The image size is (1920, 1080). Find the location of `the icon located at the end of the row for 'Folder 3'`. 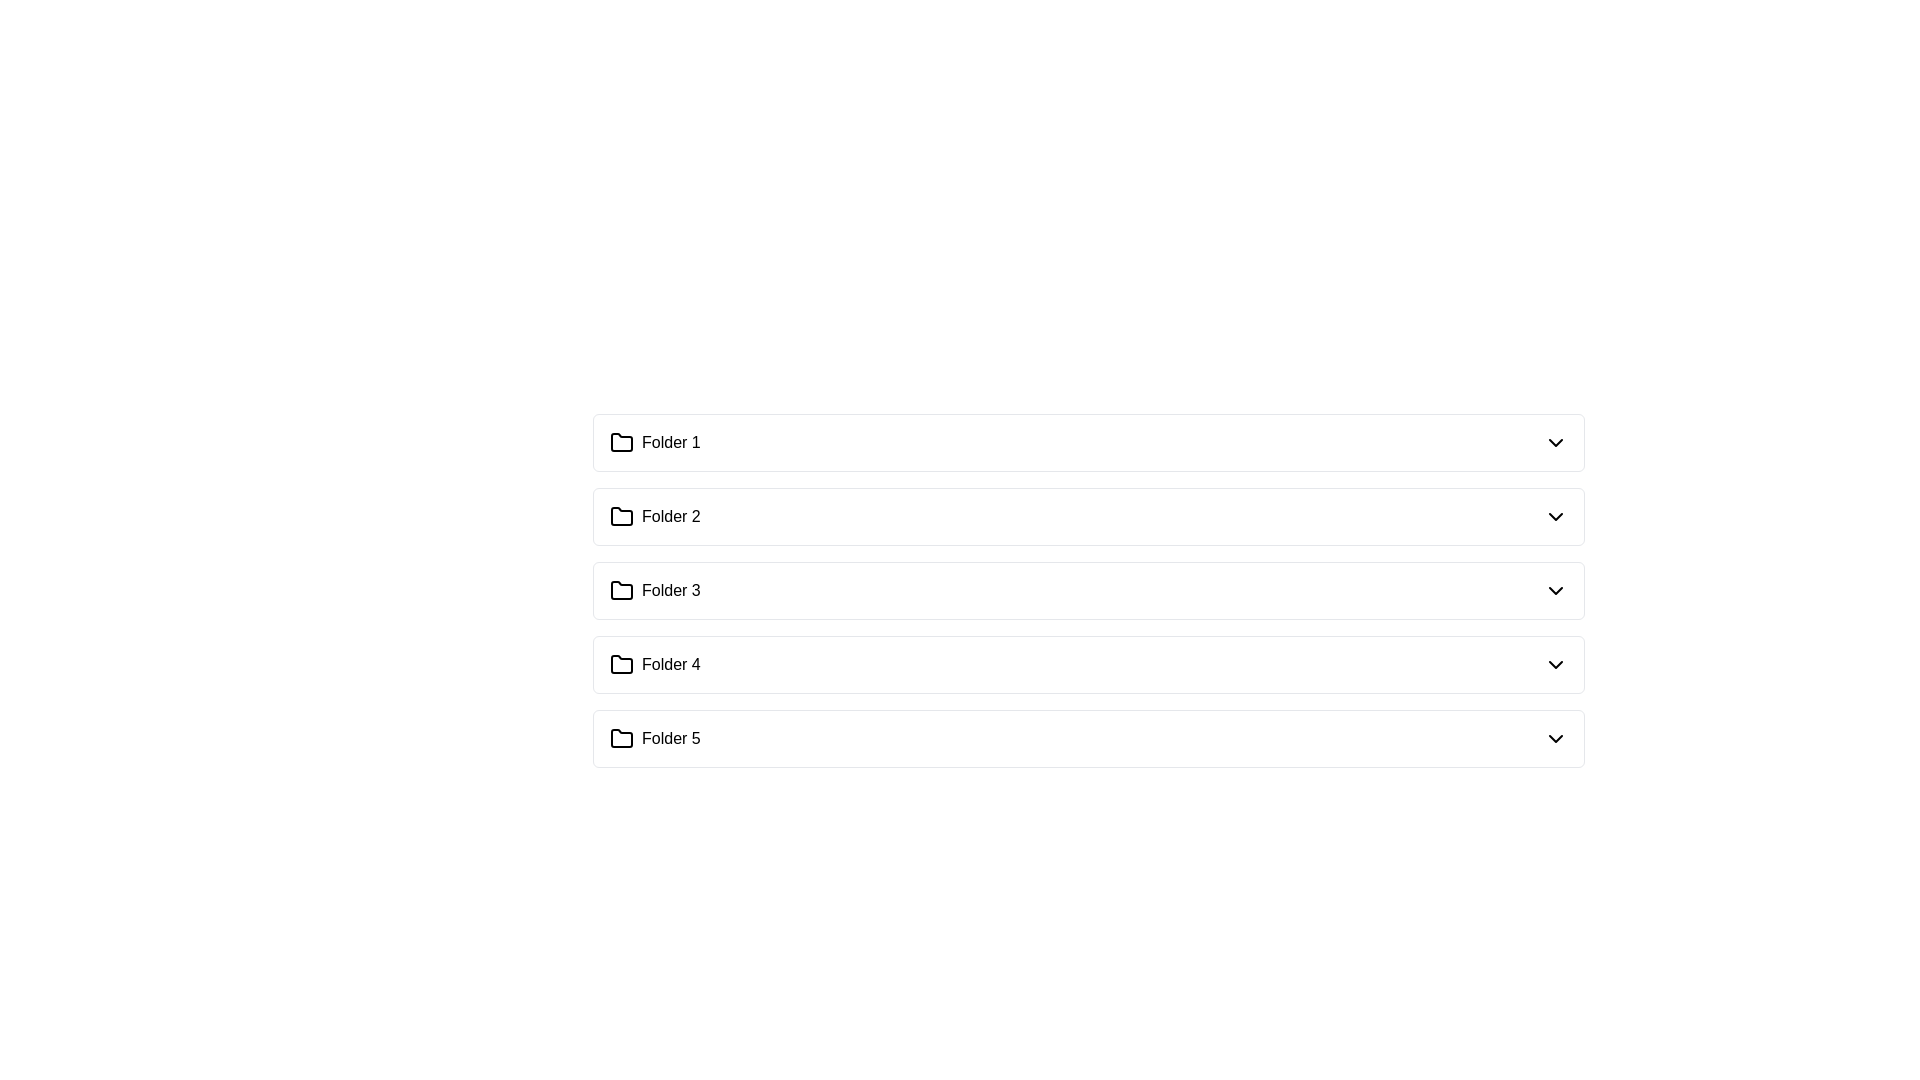

the icon located at the end of the row for 'Folder 3' is located at coordinates (1554, 589).